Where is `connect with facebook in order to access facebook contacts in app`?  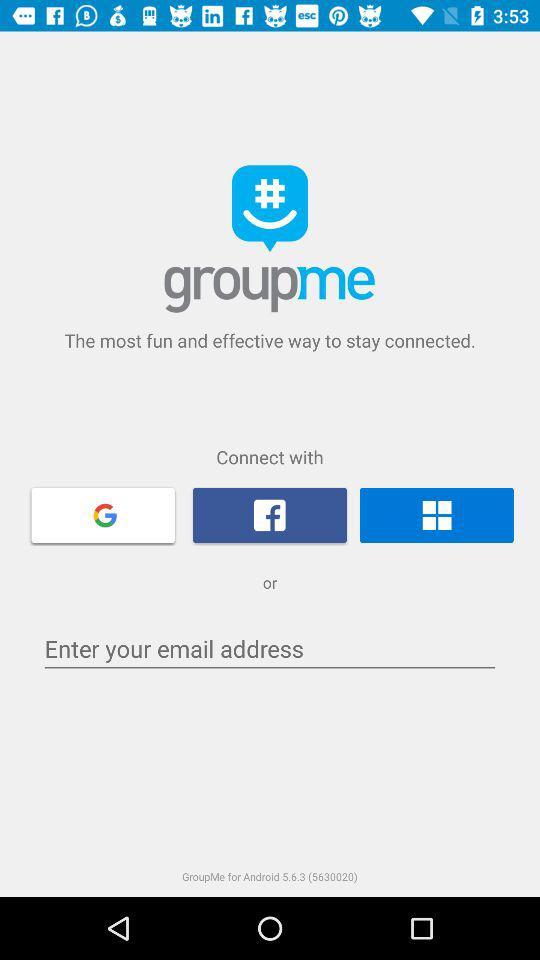
connect with facebook in order to access facebook contacts in app is located at coordinates (270, 514).